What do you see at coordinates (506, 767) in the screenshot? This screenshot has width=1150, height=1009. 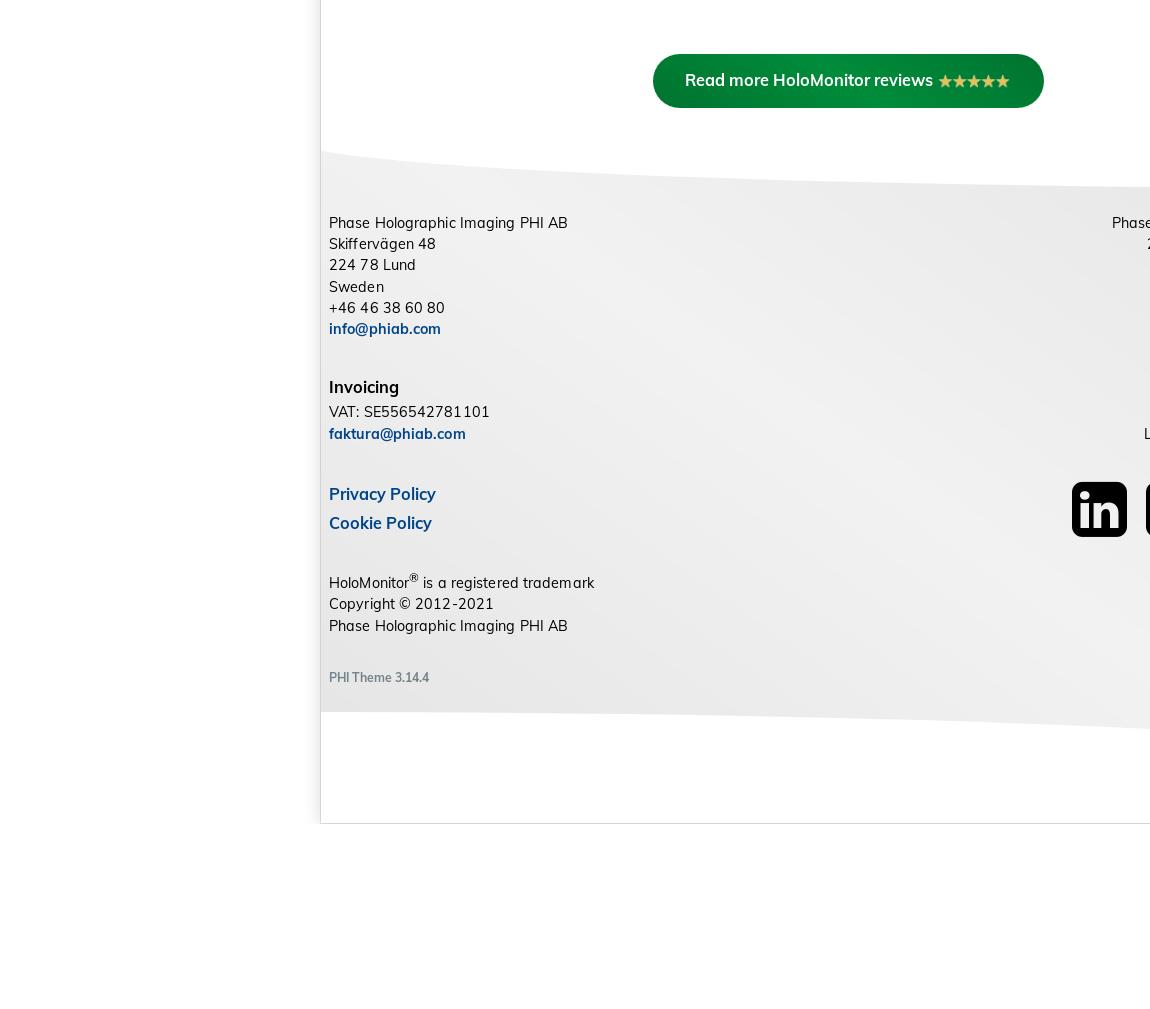 I see `'is a registered trademark'` at bounding box center [506, 767].